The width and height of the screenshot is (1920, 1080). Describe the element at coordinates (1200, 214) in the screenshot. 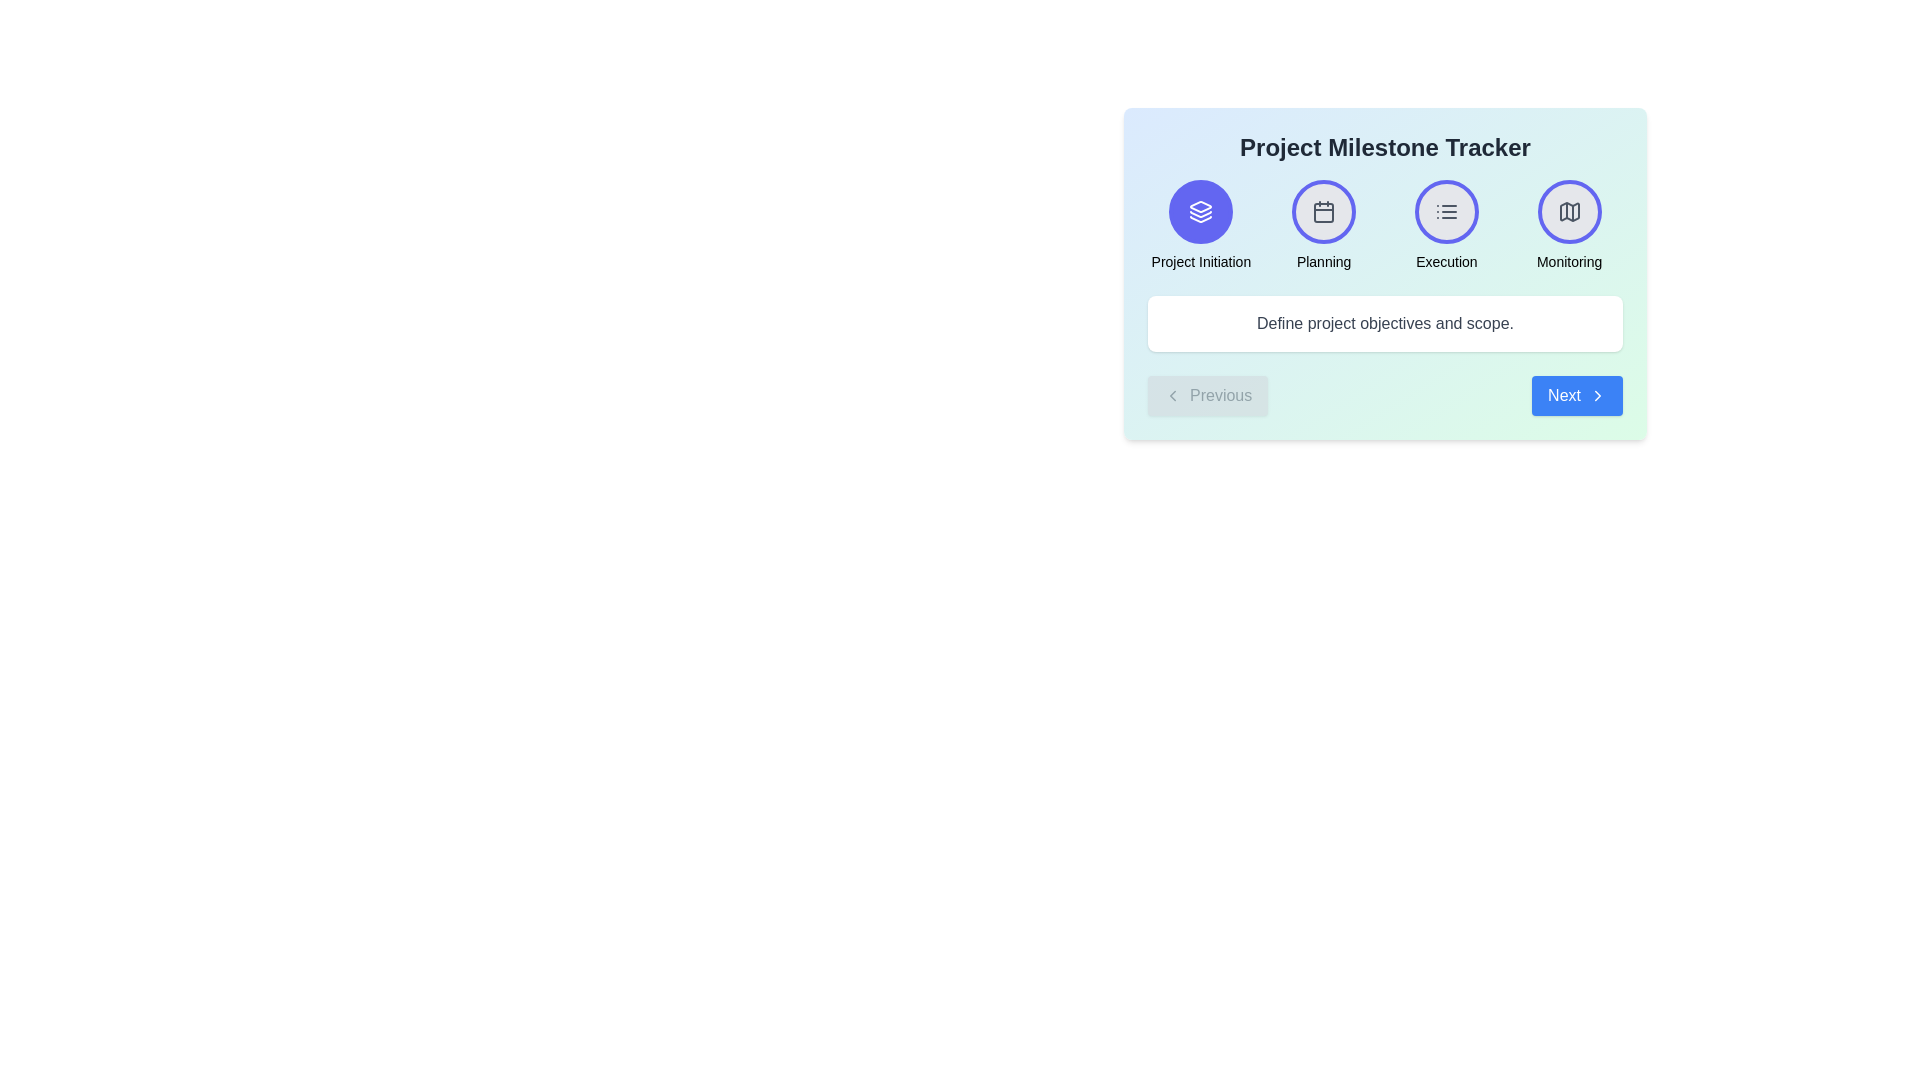

I see `the middle icon representing a layered structure` at that location.